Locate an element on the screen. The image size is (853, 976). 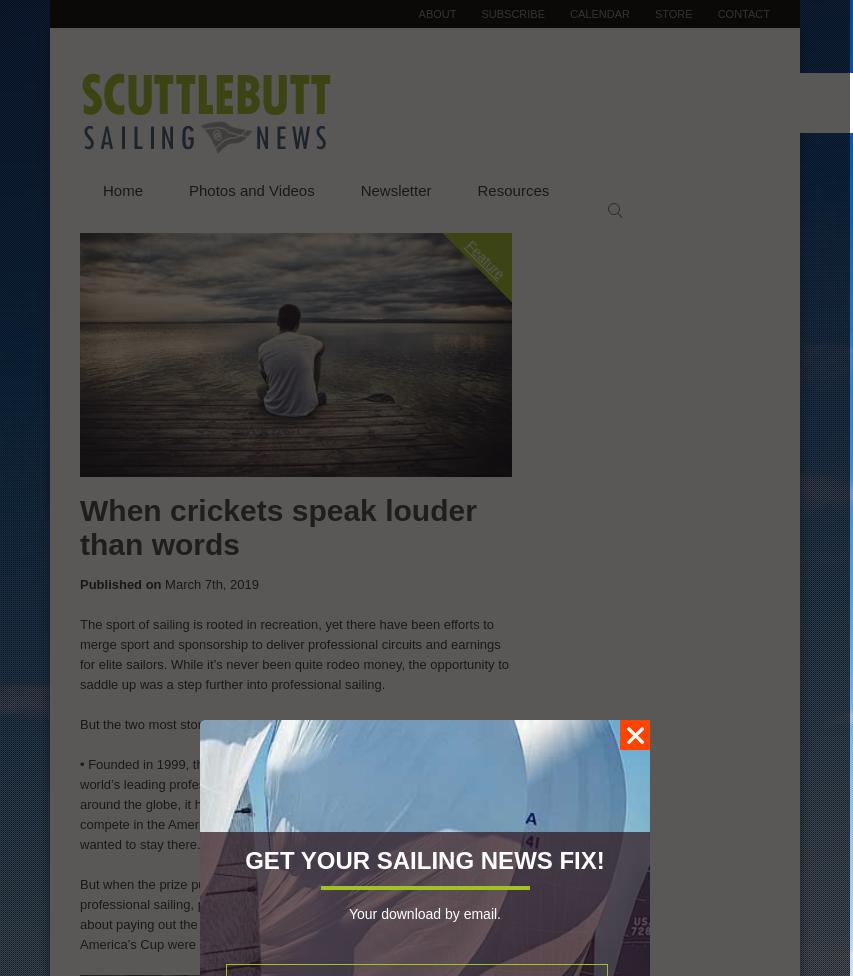
'But when the prize purses couldn’t keep pace with the daily rate in professional sailing, particularly when the individual events weren’t so good about paying out the prize money, and how the skills needed for the America’s Cup were being found elsewhere, the Tour began to stumble.' is located at coordinates (294, 913).